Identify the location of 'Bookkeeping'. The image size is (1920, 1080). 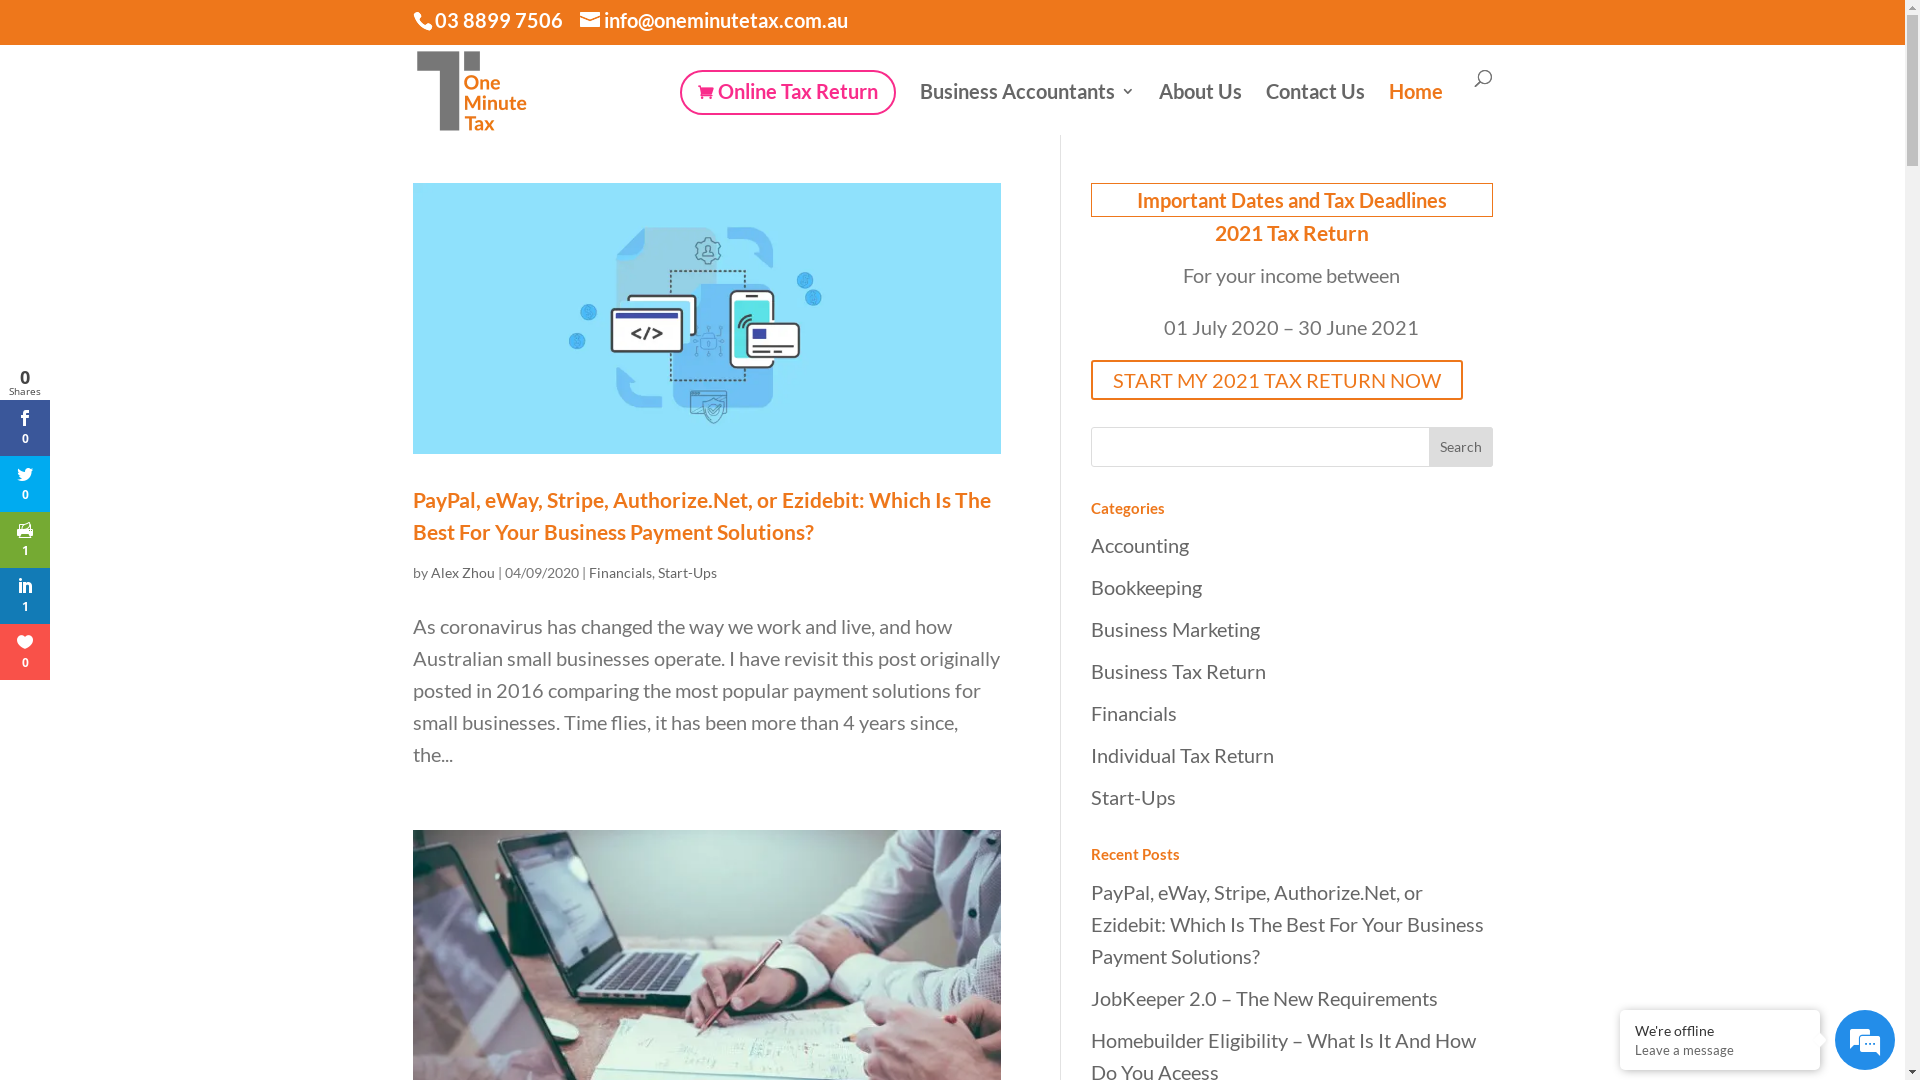
(1145, 585).